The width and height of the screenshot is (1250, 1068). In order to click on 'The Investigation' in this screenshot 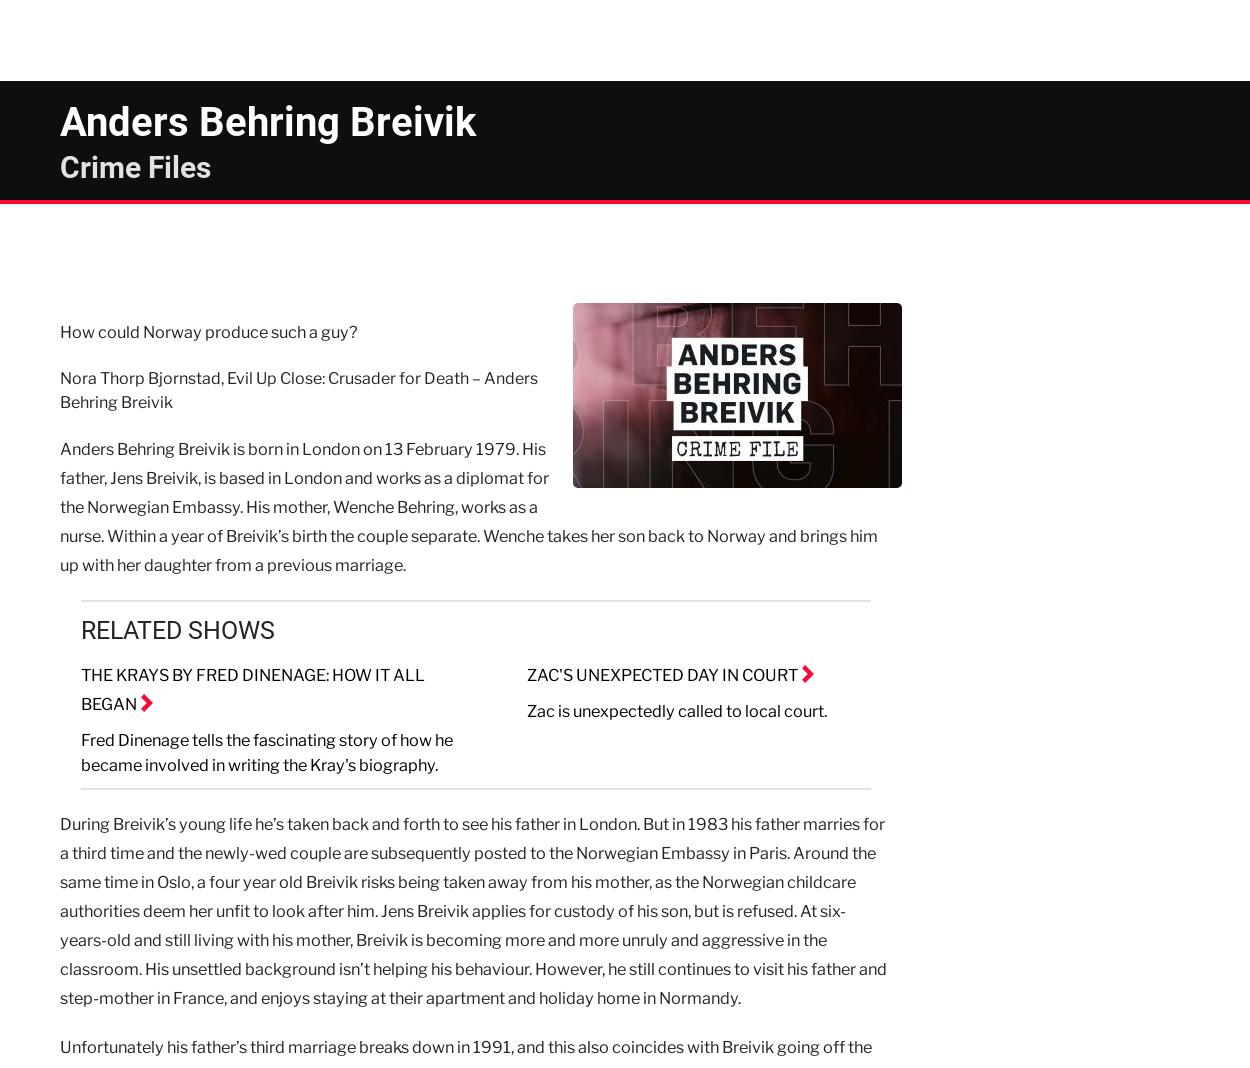, I will do `click(239, 22)`.